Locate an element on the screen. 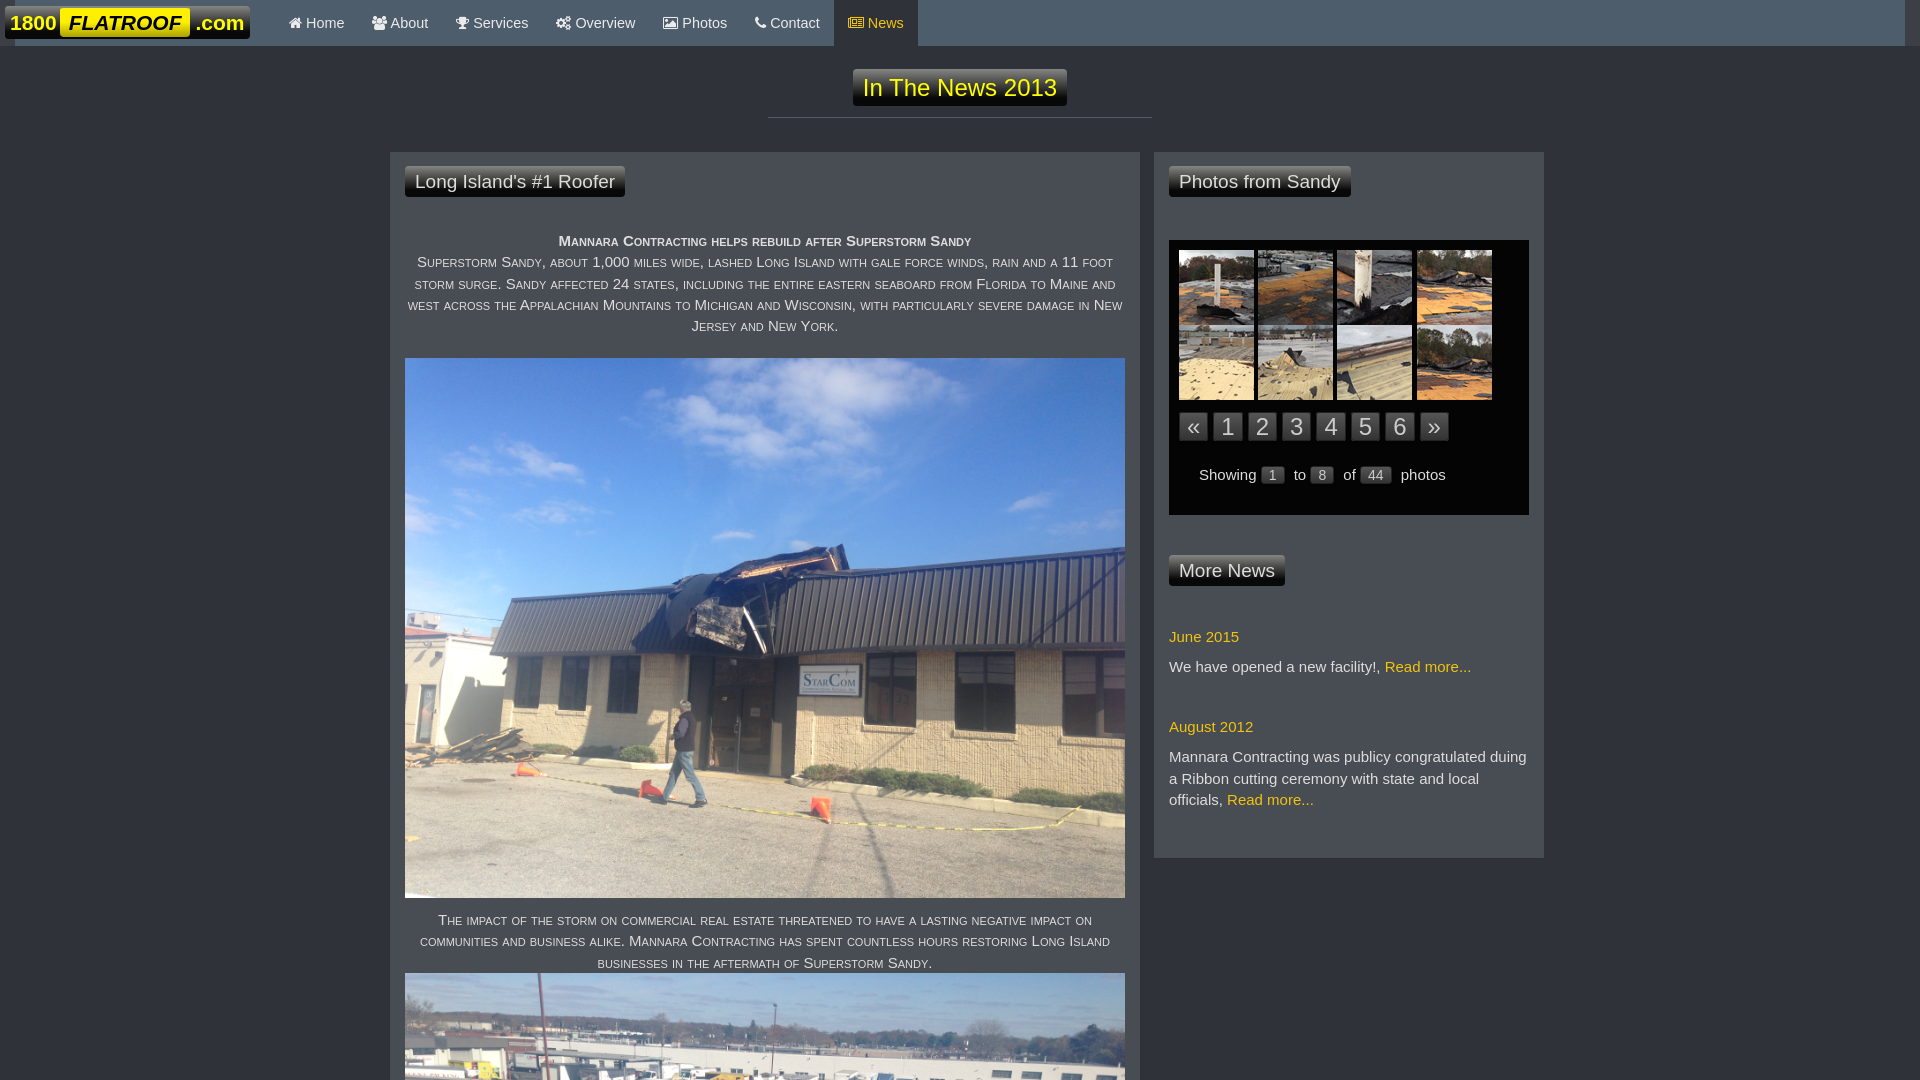 This screenshot has height=1080, width=1920. 'June 2015' is located at coordinates (1203, 636).